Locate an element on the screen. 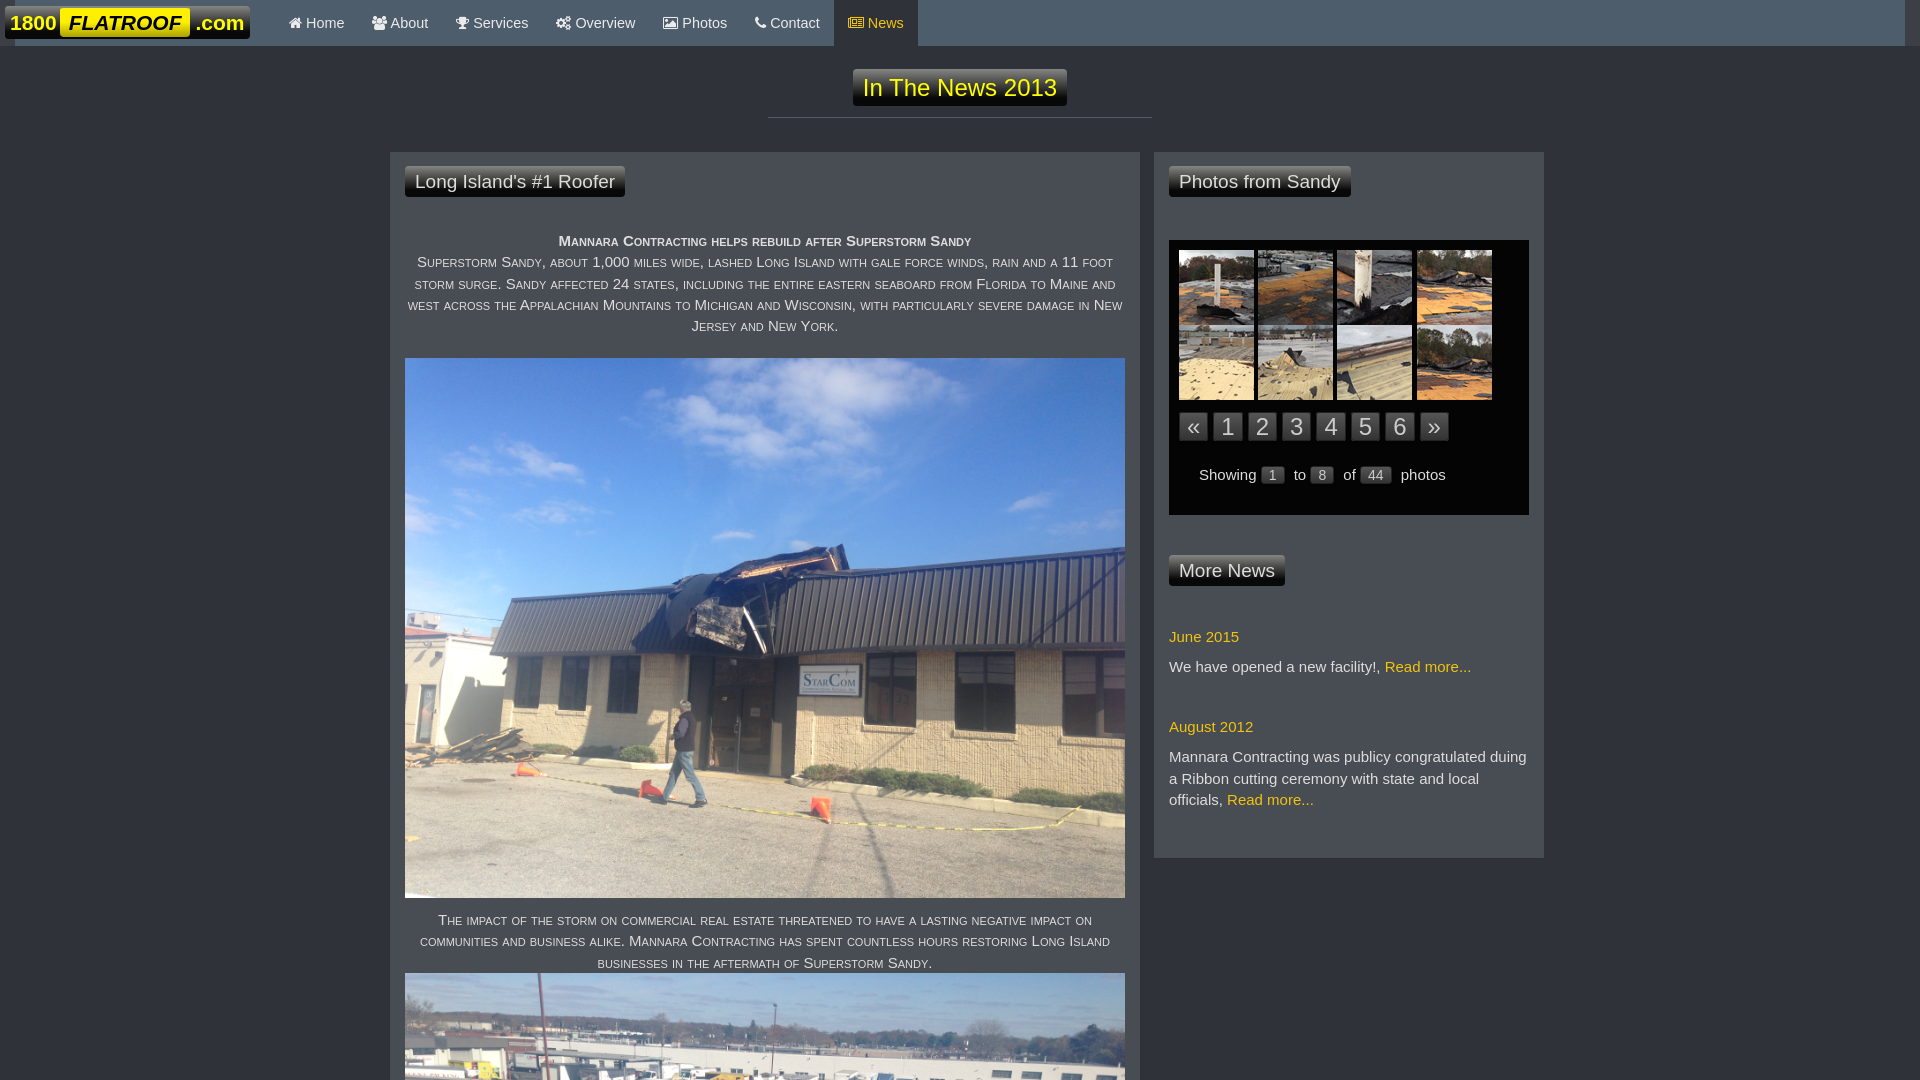 This screenshot has height=1080, width=1920. 'June 2015' is located at coordinates (1203, 636).